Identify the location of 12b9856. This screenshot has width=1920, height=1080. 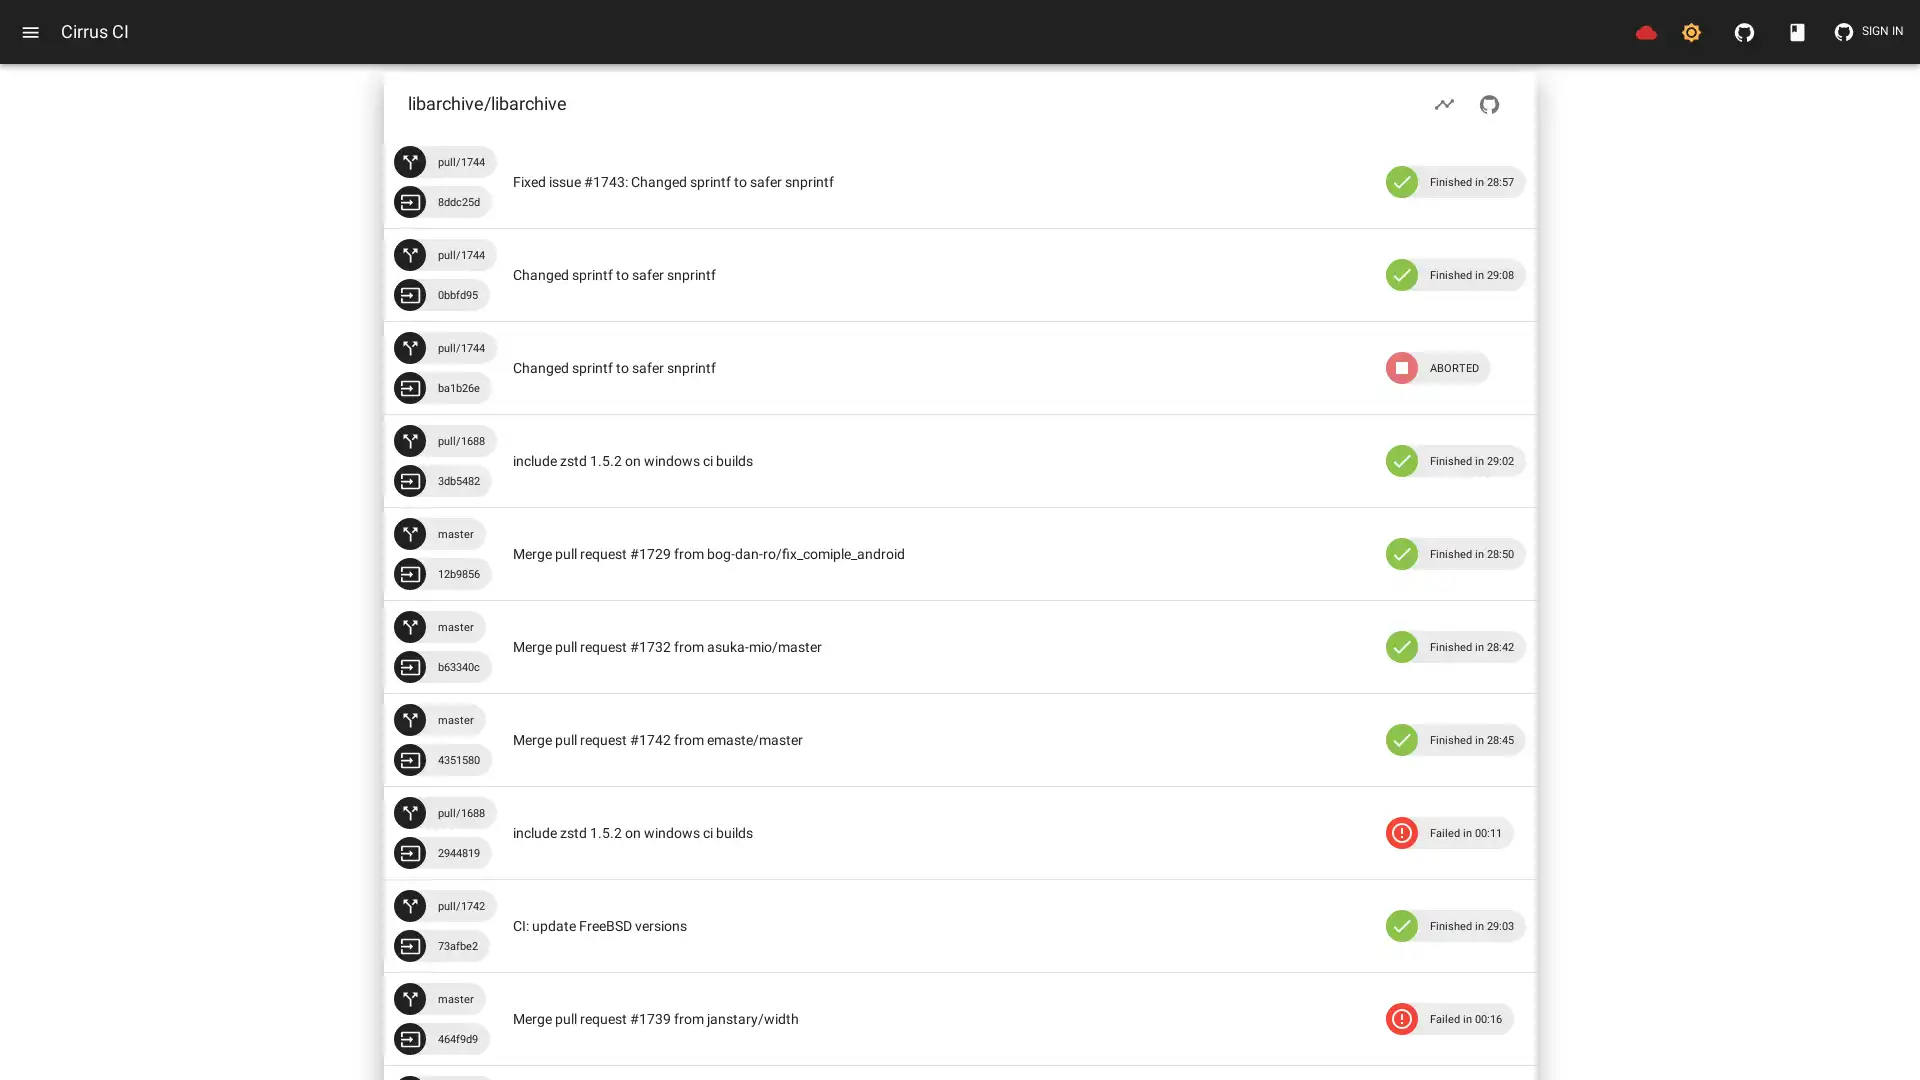
(441, 574).